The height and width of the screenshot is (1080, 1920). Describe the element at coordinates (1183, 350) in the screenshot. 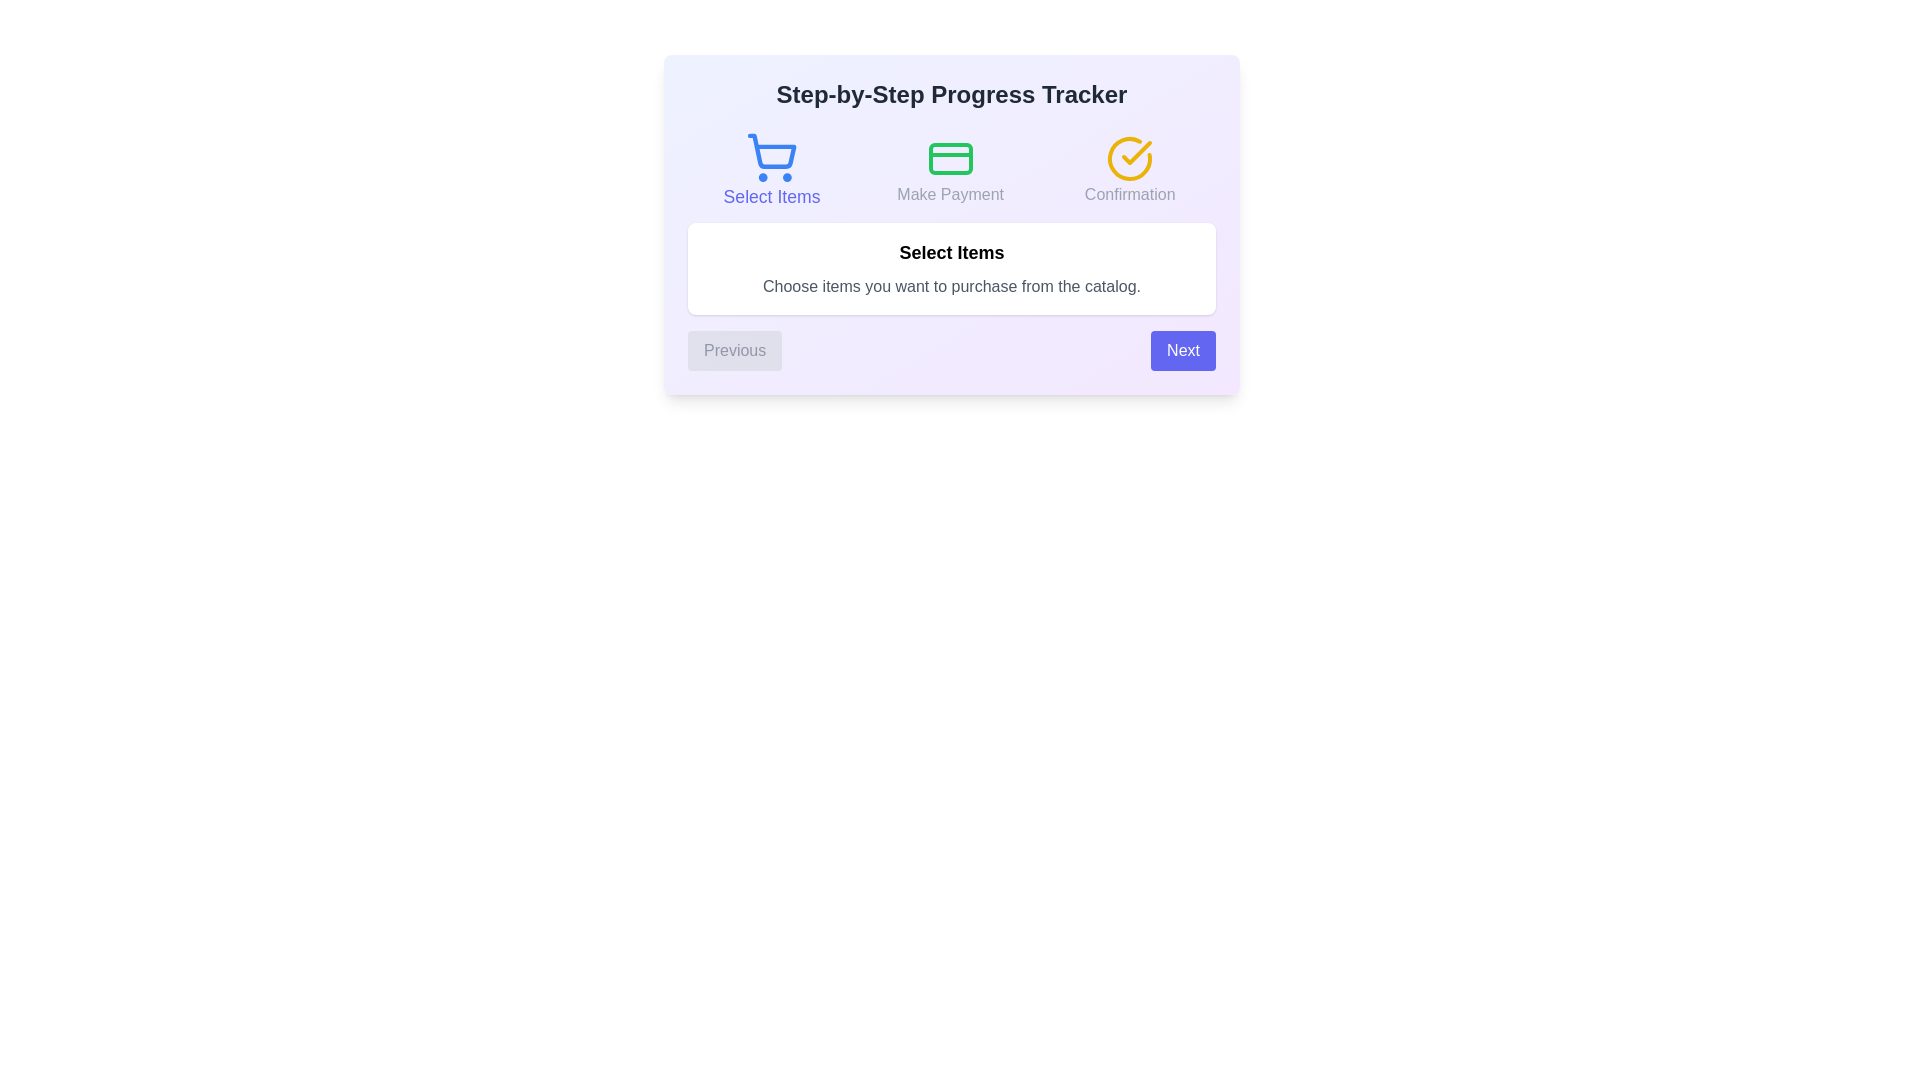

I see `the 'Next' button to navigate to the next step` at that location.